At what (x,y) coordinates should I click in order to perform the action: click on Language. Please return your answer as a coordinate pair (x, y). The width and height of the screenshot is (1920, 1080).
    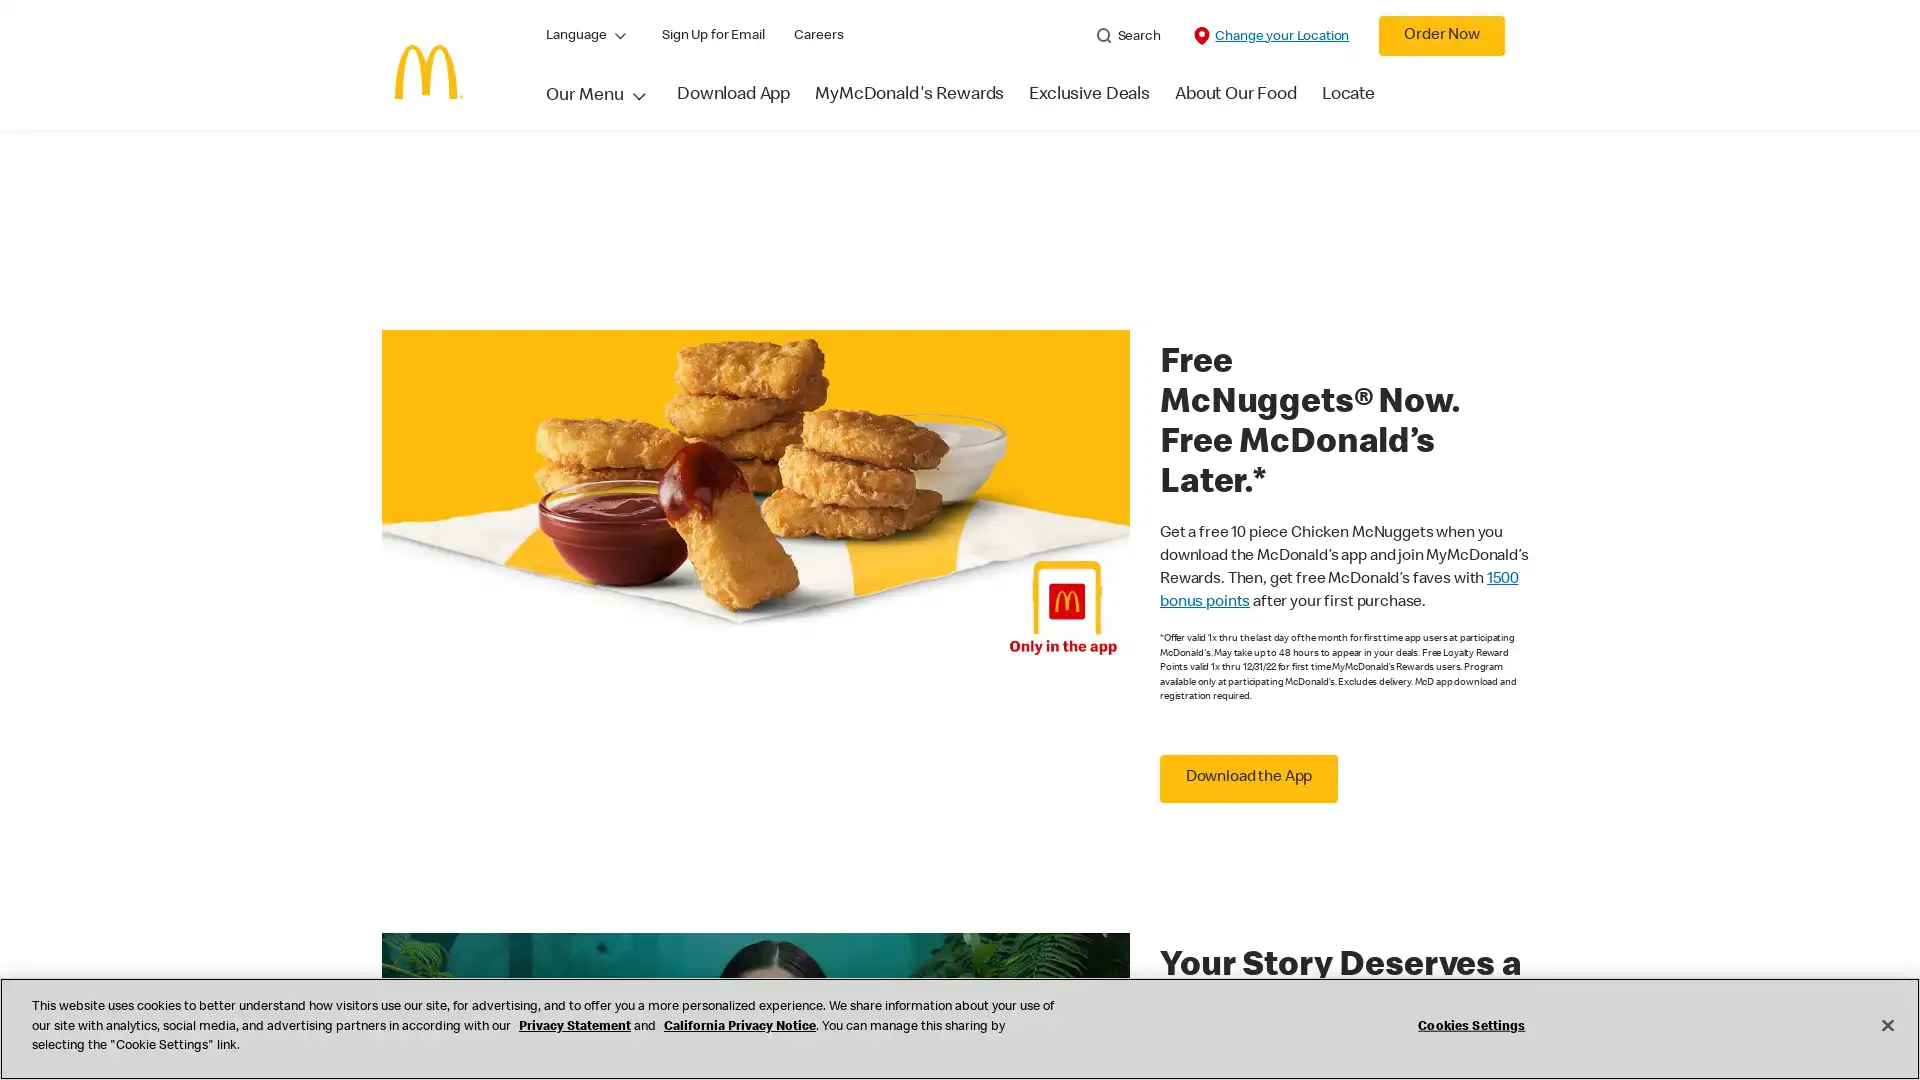
    Looking at the image, I should click on (584, 34).